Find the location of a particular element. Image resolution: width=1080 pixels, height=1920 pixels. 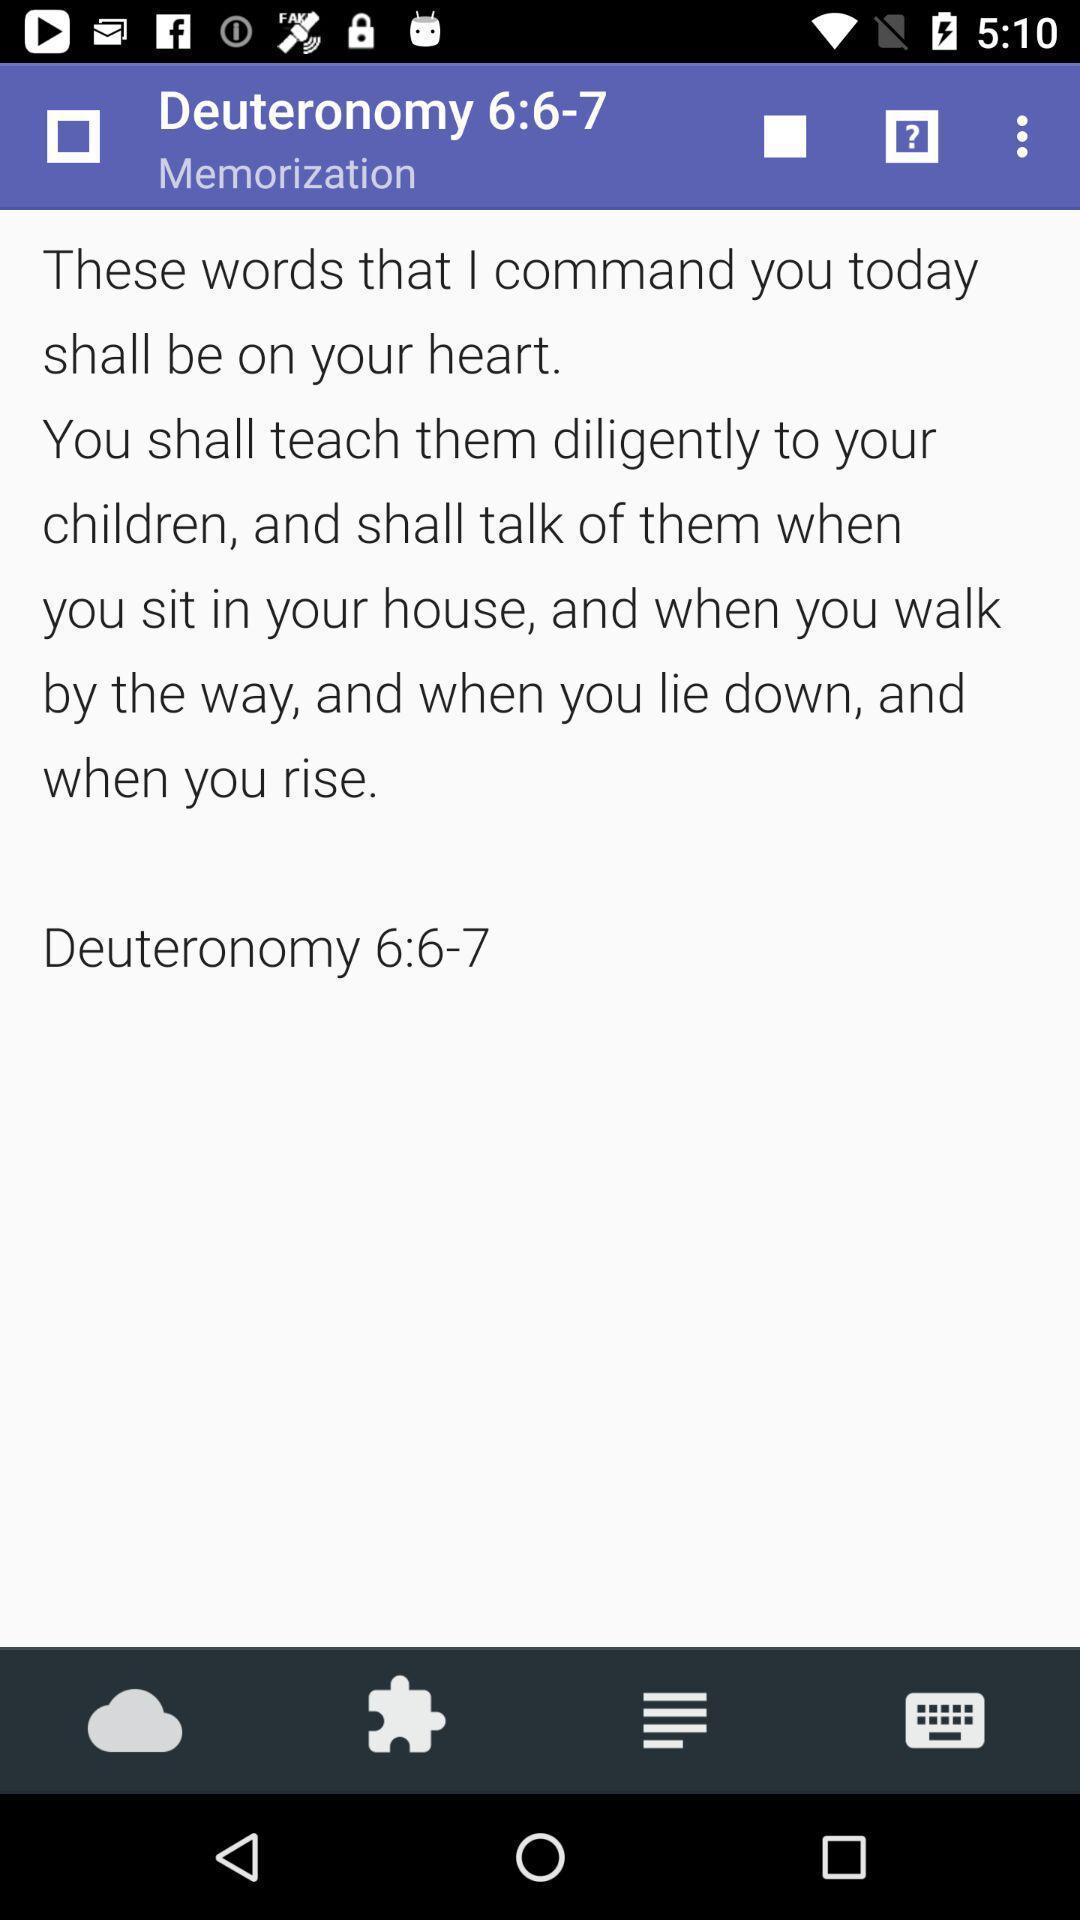

the icon above these words that item is located at coordinates (72, 135).